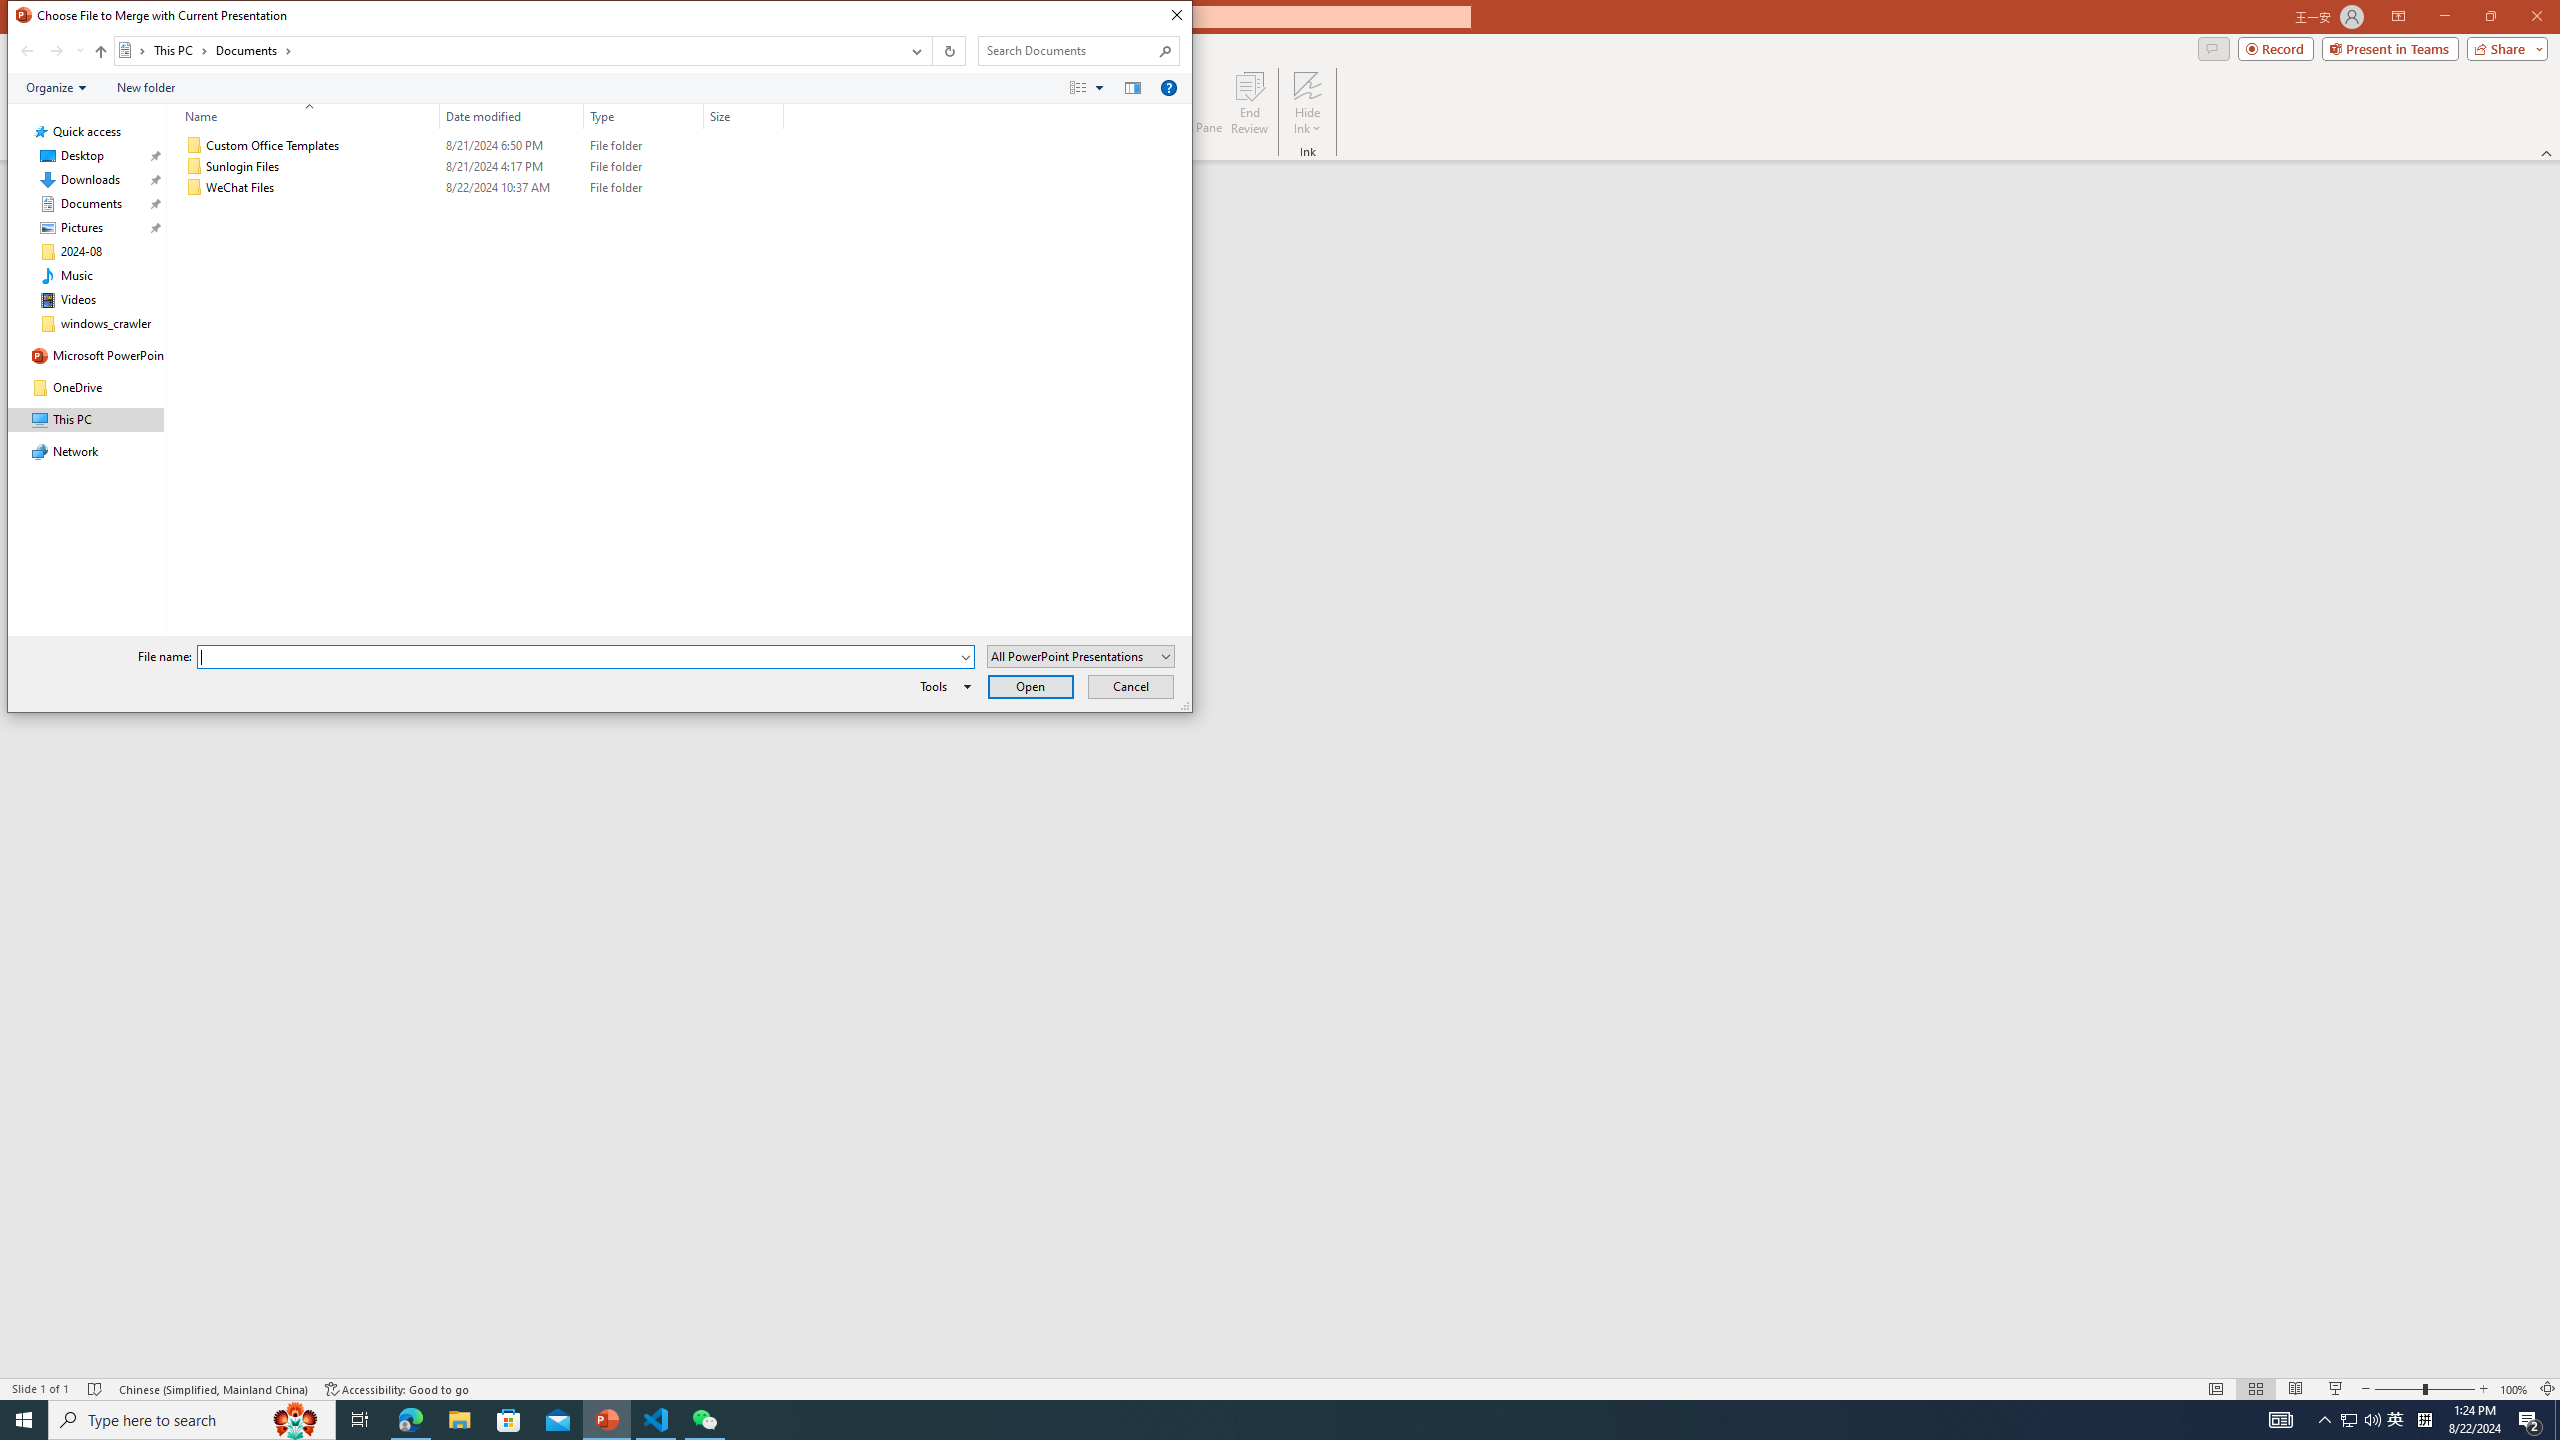 The height and width of the screenshot is (1440, 2560). What do you see at coordinates (180, 49) in the screenshot?
I see `'This PC'` at bounding box center [180, 49].